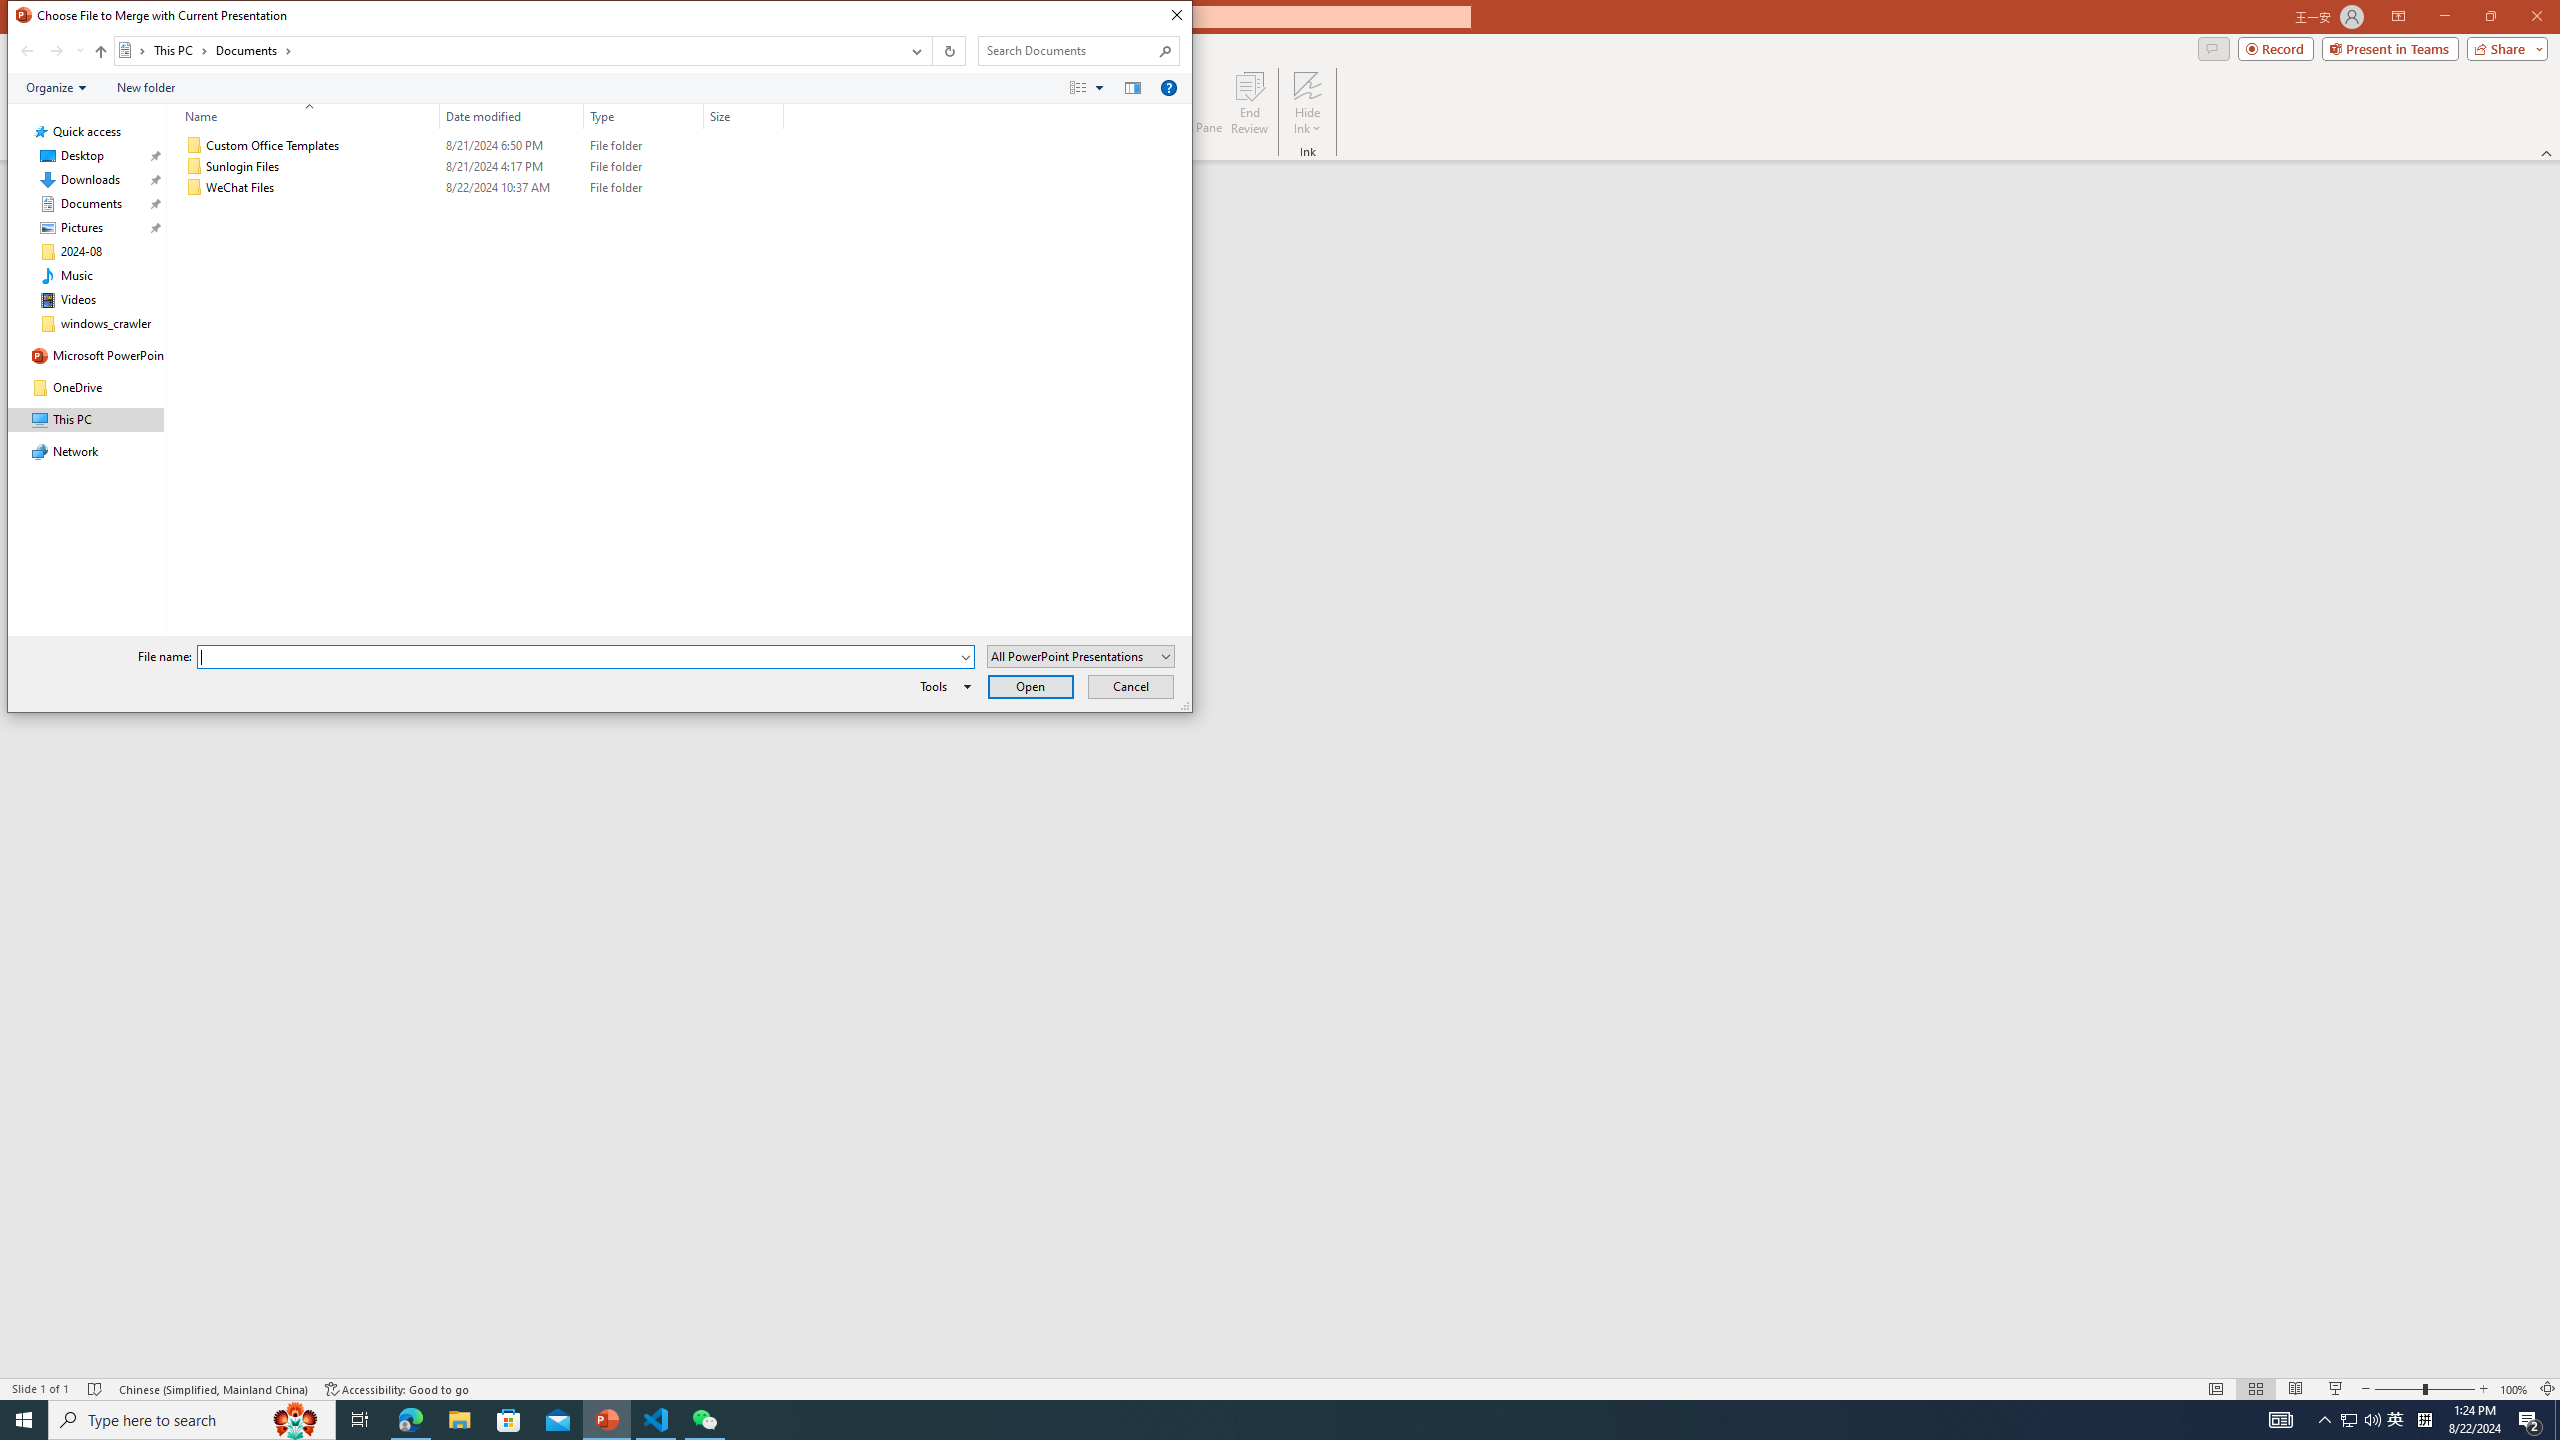 The height and width of the screenshot is (1440, 2560). What do you see at coordinates (180, 49) in the screenshot?
I see `'This PC'` at bounding box center [180, 49].